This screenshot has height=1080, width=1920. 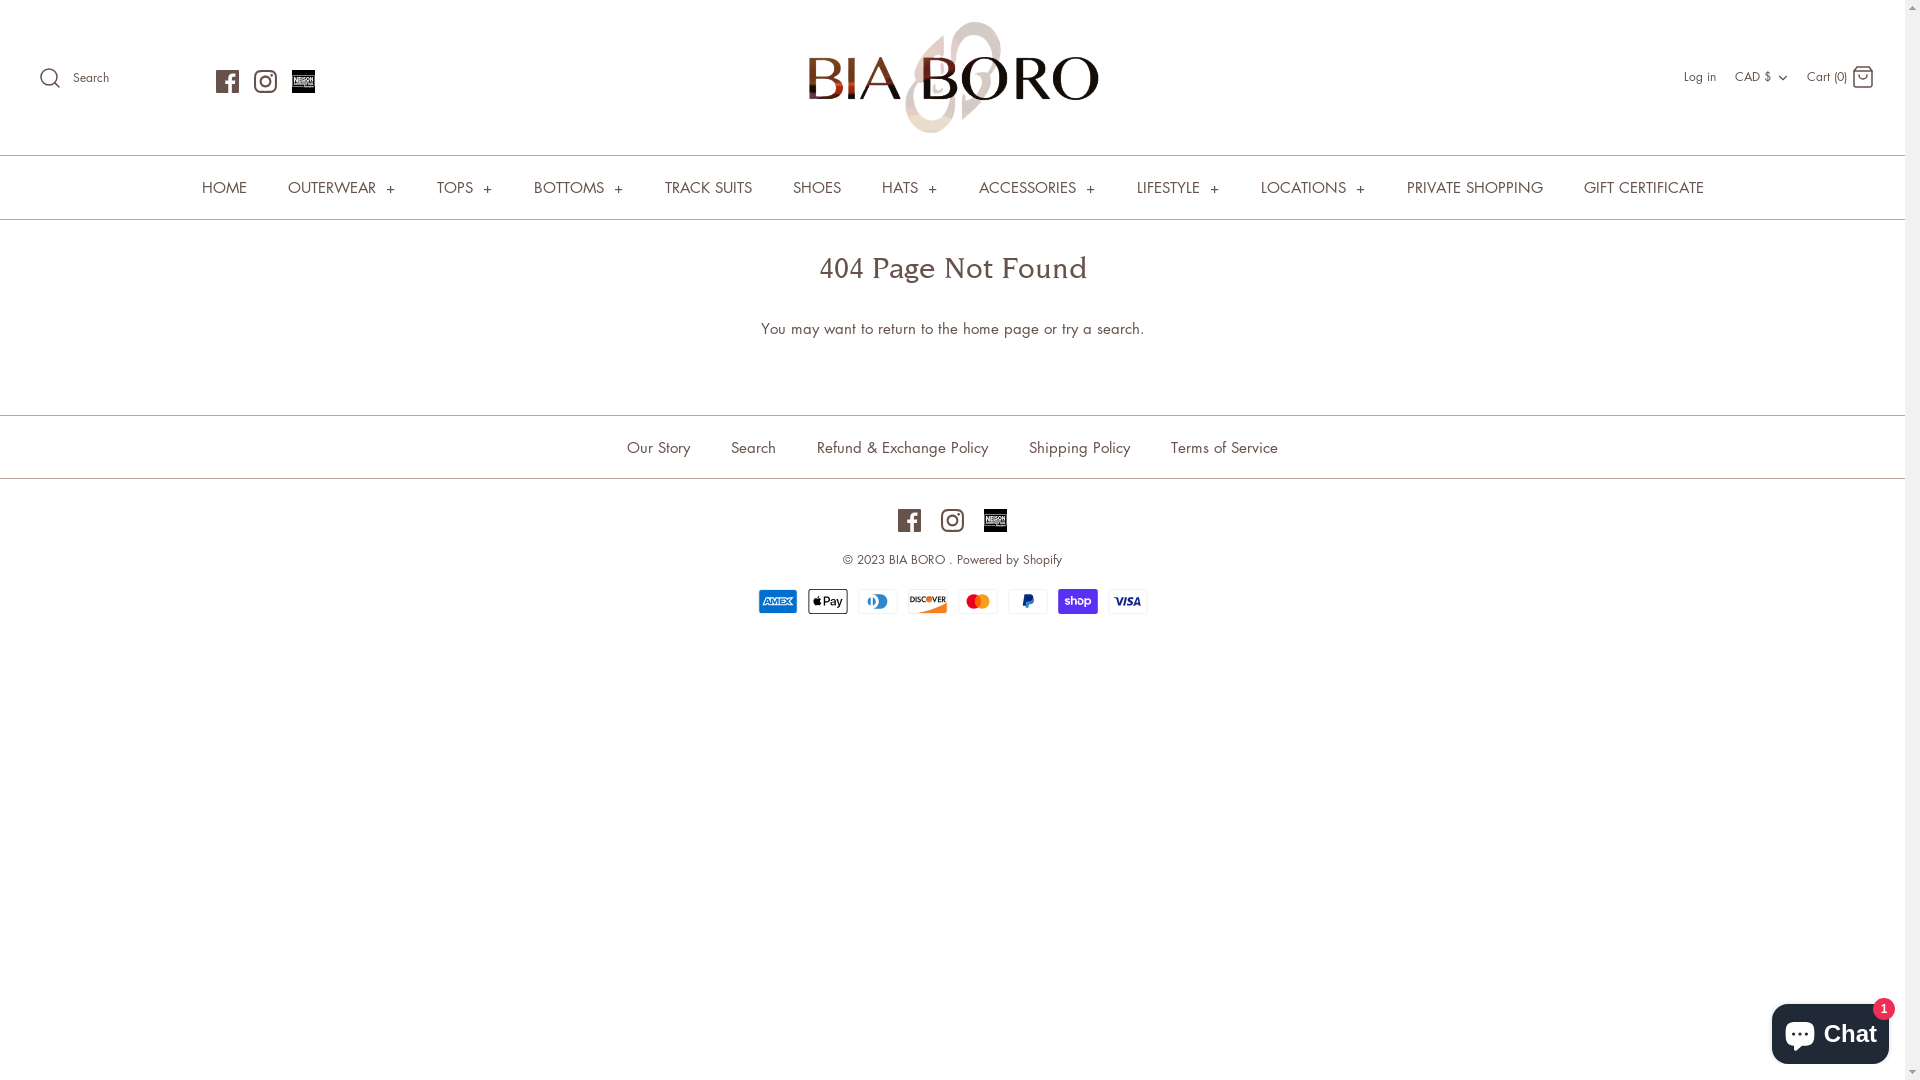 What do you see at coordinates (816, 187) in the screenshot?
I see `'SHOES'` at bounding box center [816, 187].